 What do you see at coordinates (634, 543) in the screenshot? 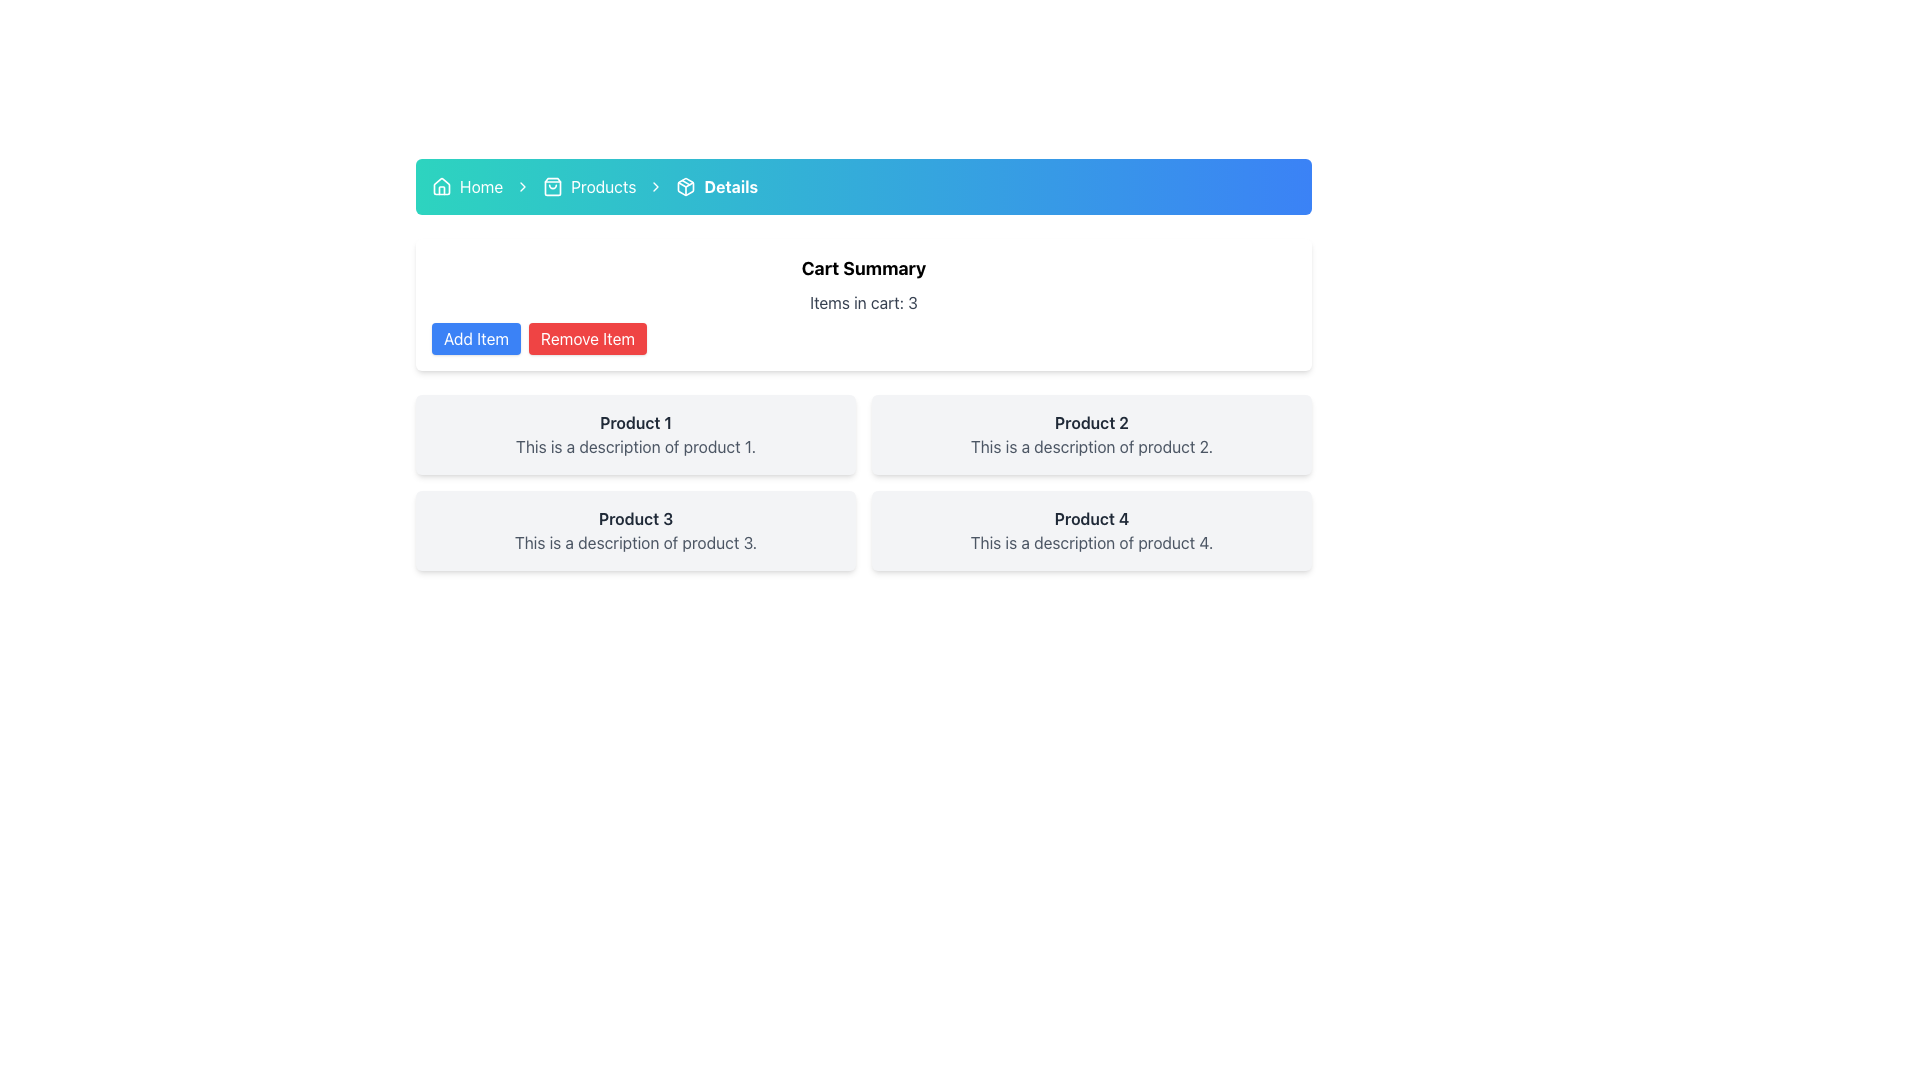
I see `text block containing the phrase 'This is a description of product 3.' located under the header 'Product 3' in the third tile of the grid layout` at bounding box center [634, 543].